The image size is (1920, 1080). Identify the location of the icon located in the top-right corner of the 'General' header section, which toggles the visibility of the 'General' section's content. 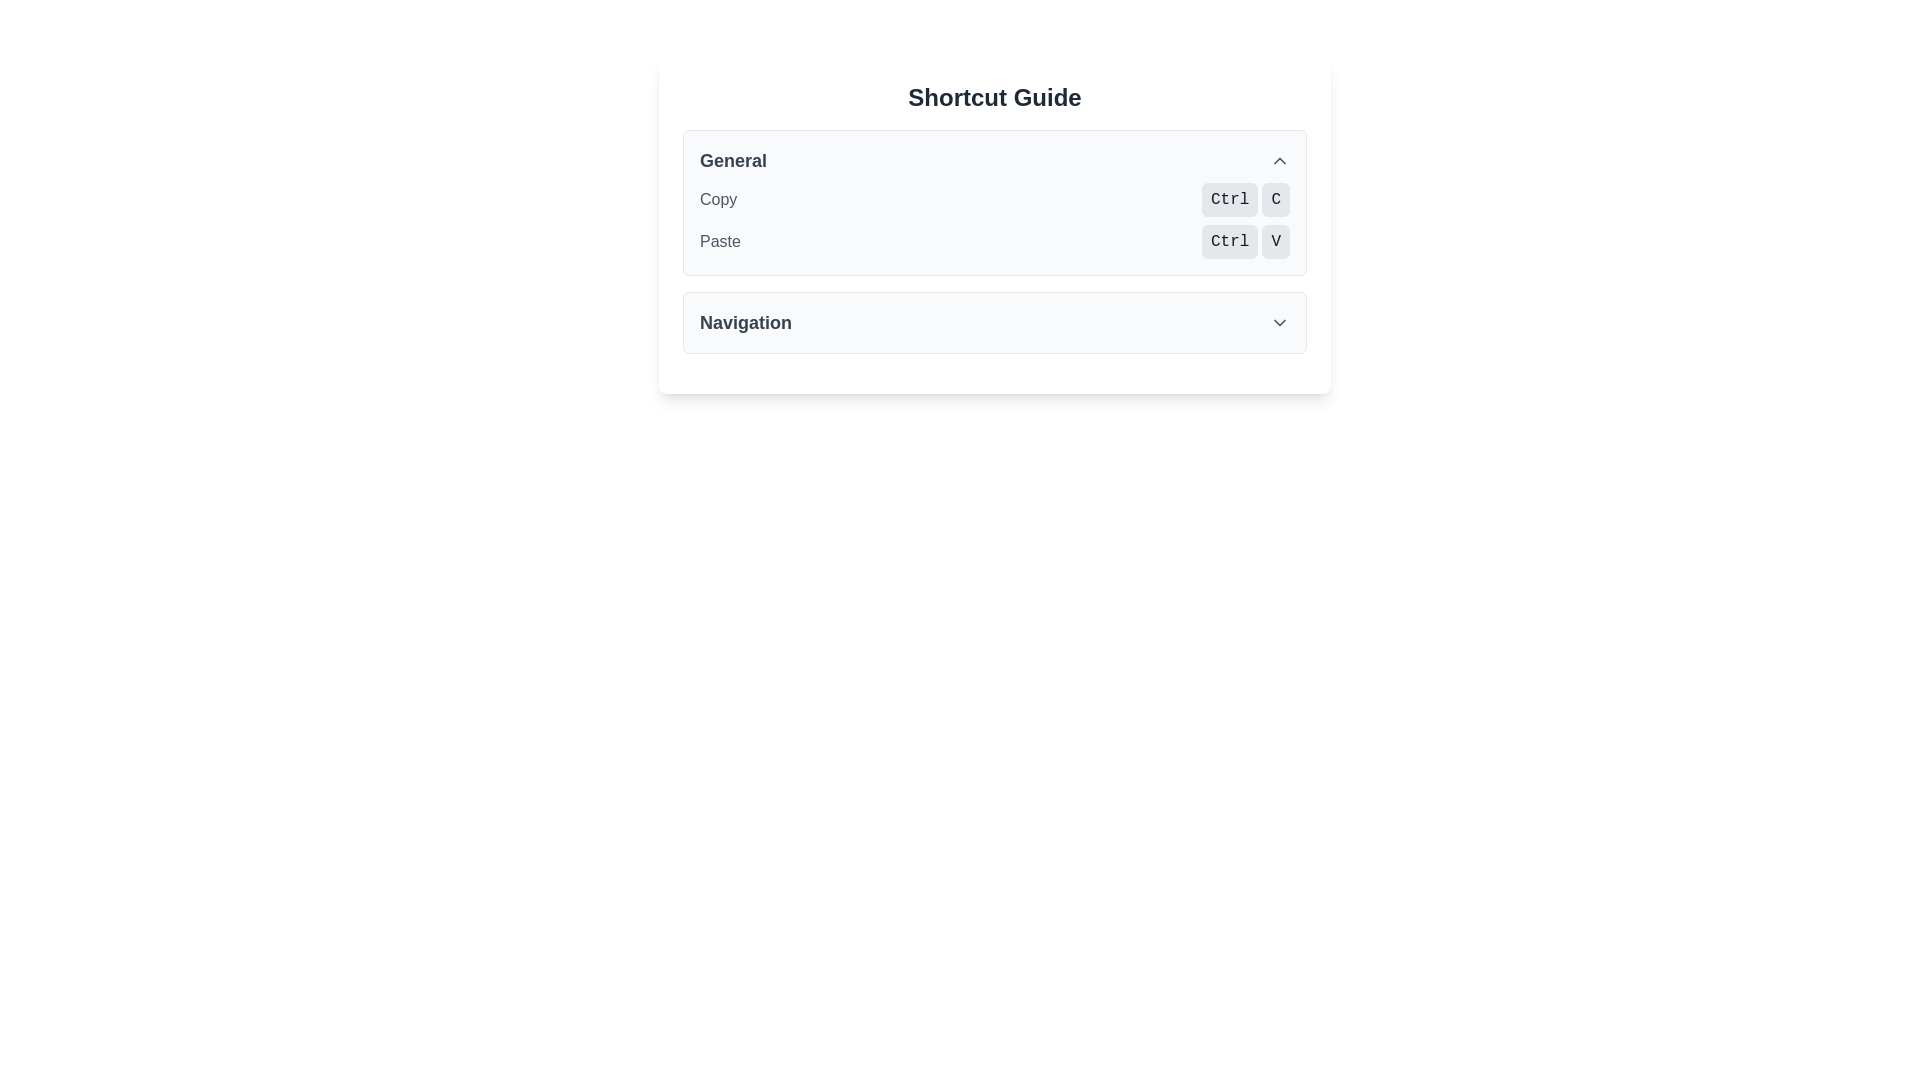
(1280, 160).